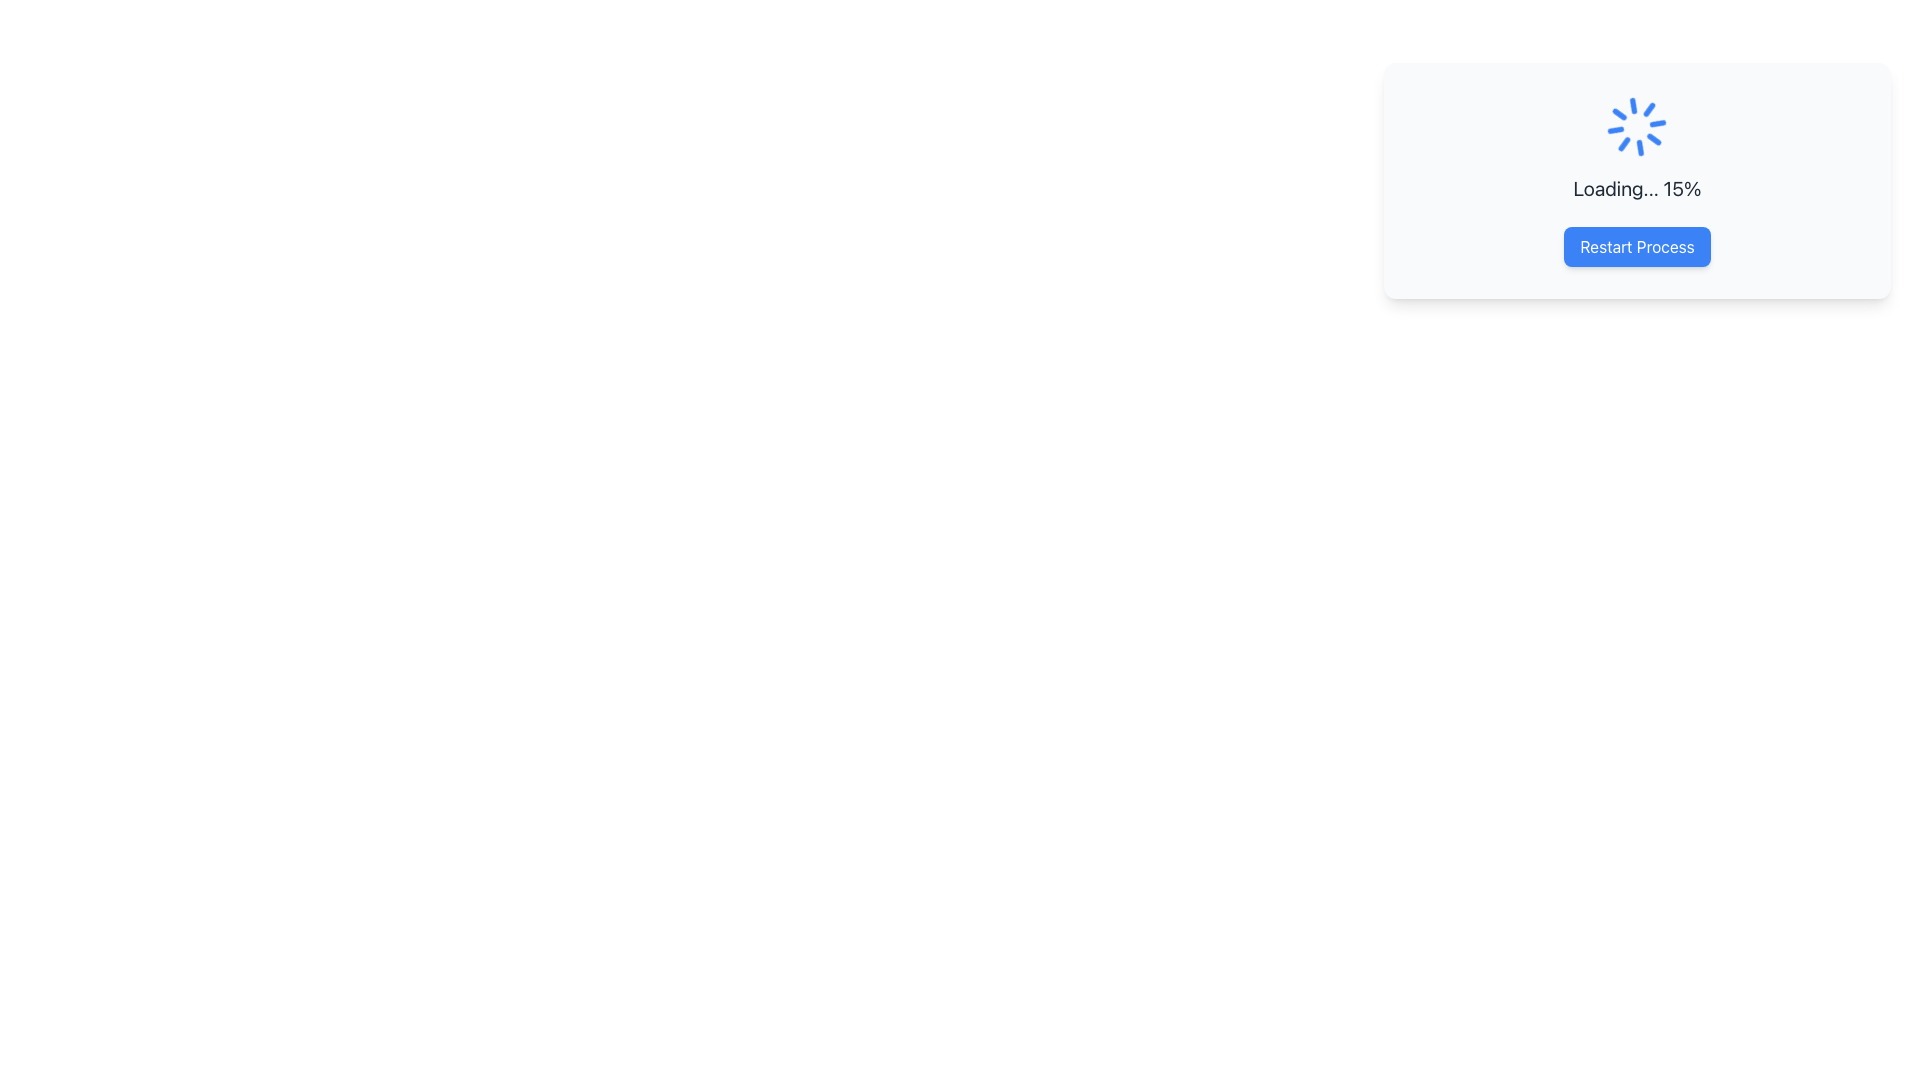 Image resolution: width=1920 pixels, height=1080 pixels. Describe the element at coordinates (1644, 146) in the screenshot. I see `the blue vertical line segment at the 12 o'clock position of the animated SVG loader graphic` at that location.